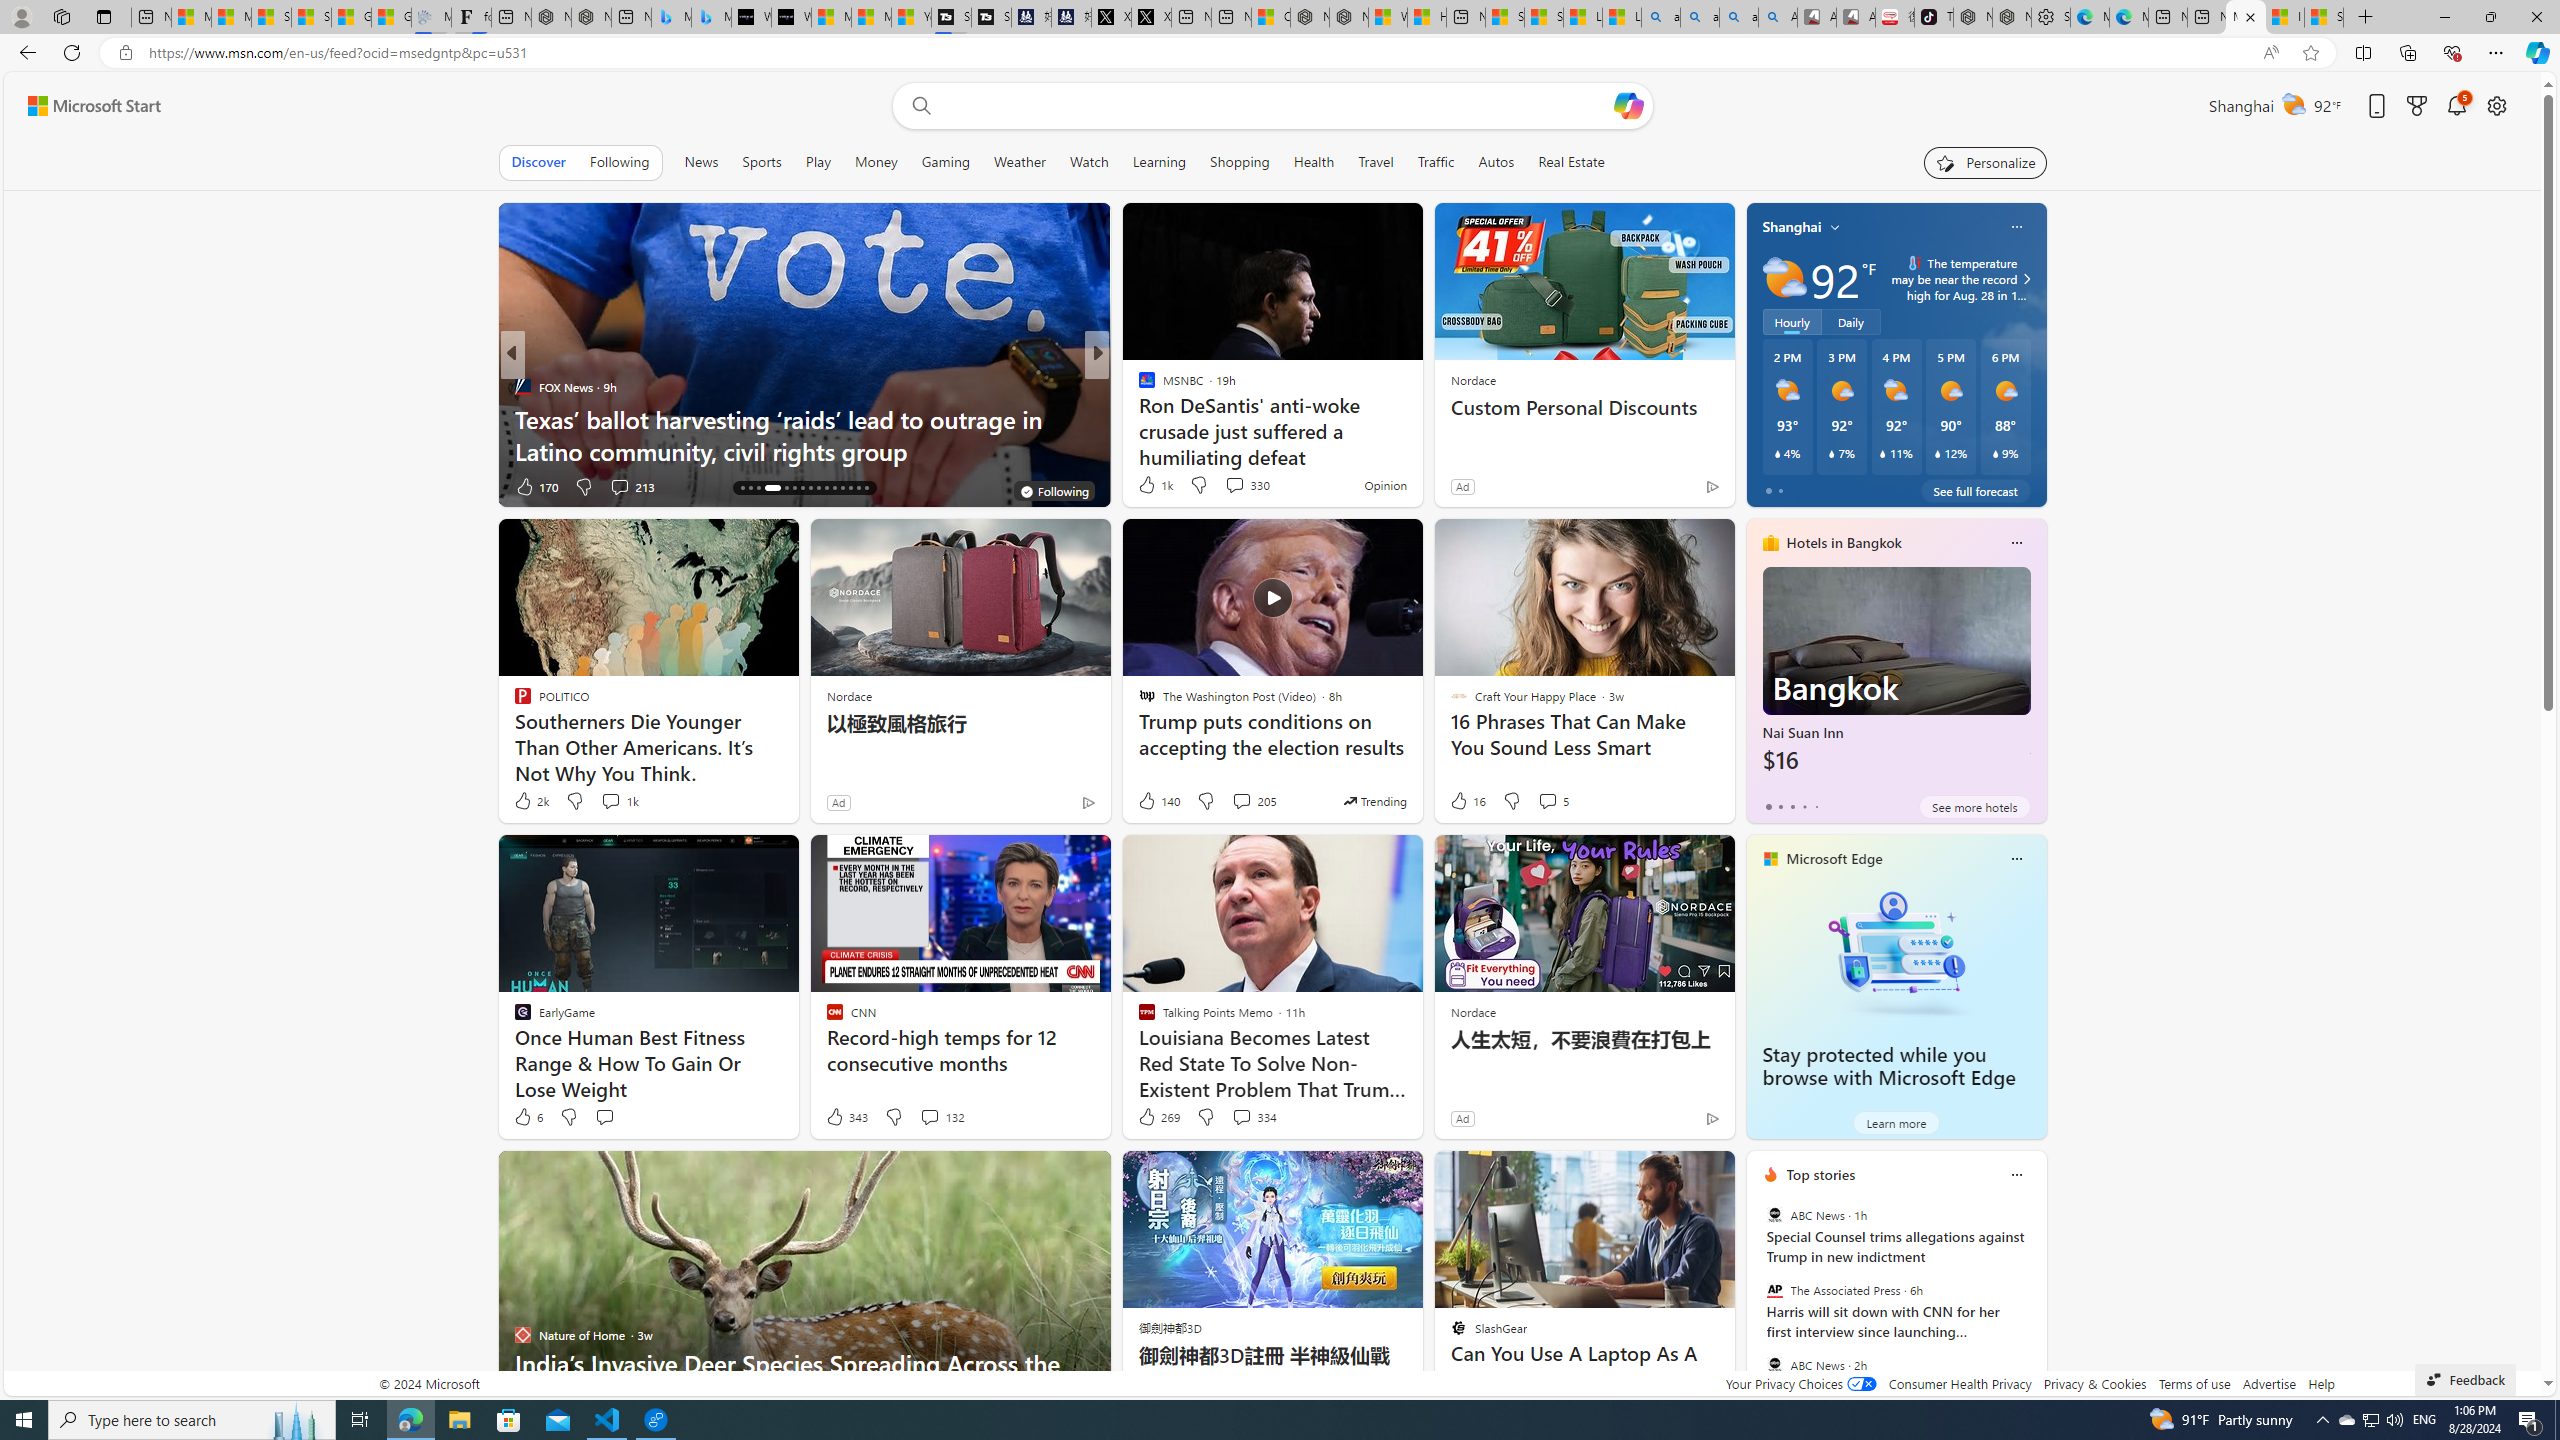 The width and height of the screenshot is (2560, 1440). What do you see at coordinates (2015, 1175) in the screenshot?
I see `'Class: icon-img'` at bounding box center [2015, 1175].